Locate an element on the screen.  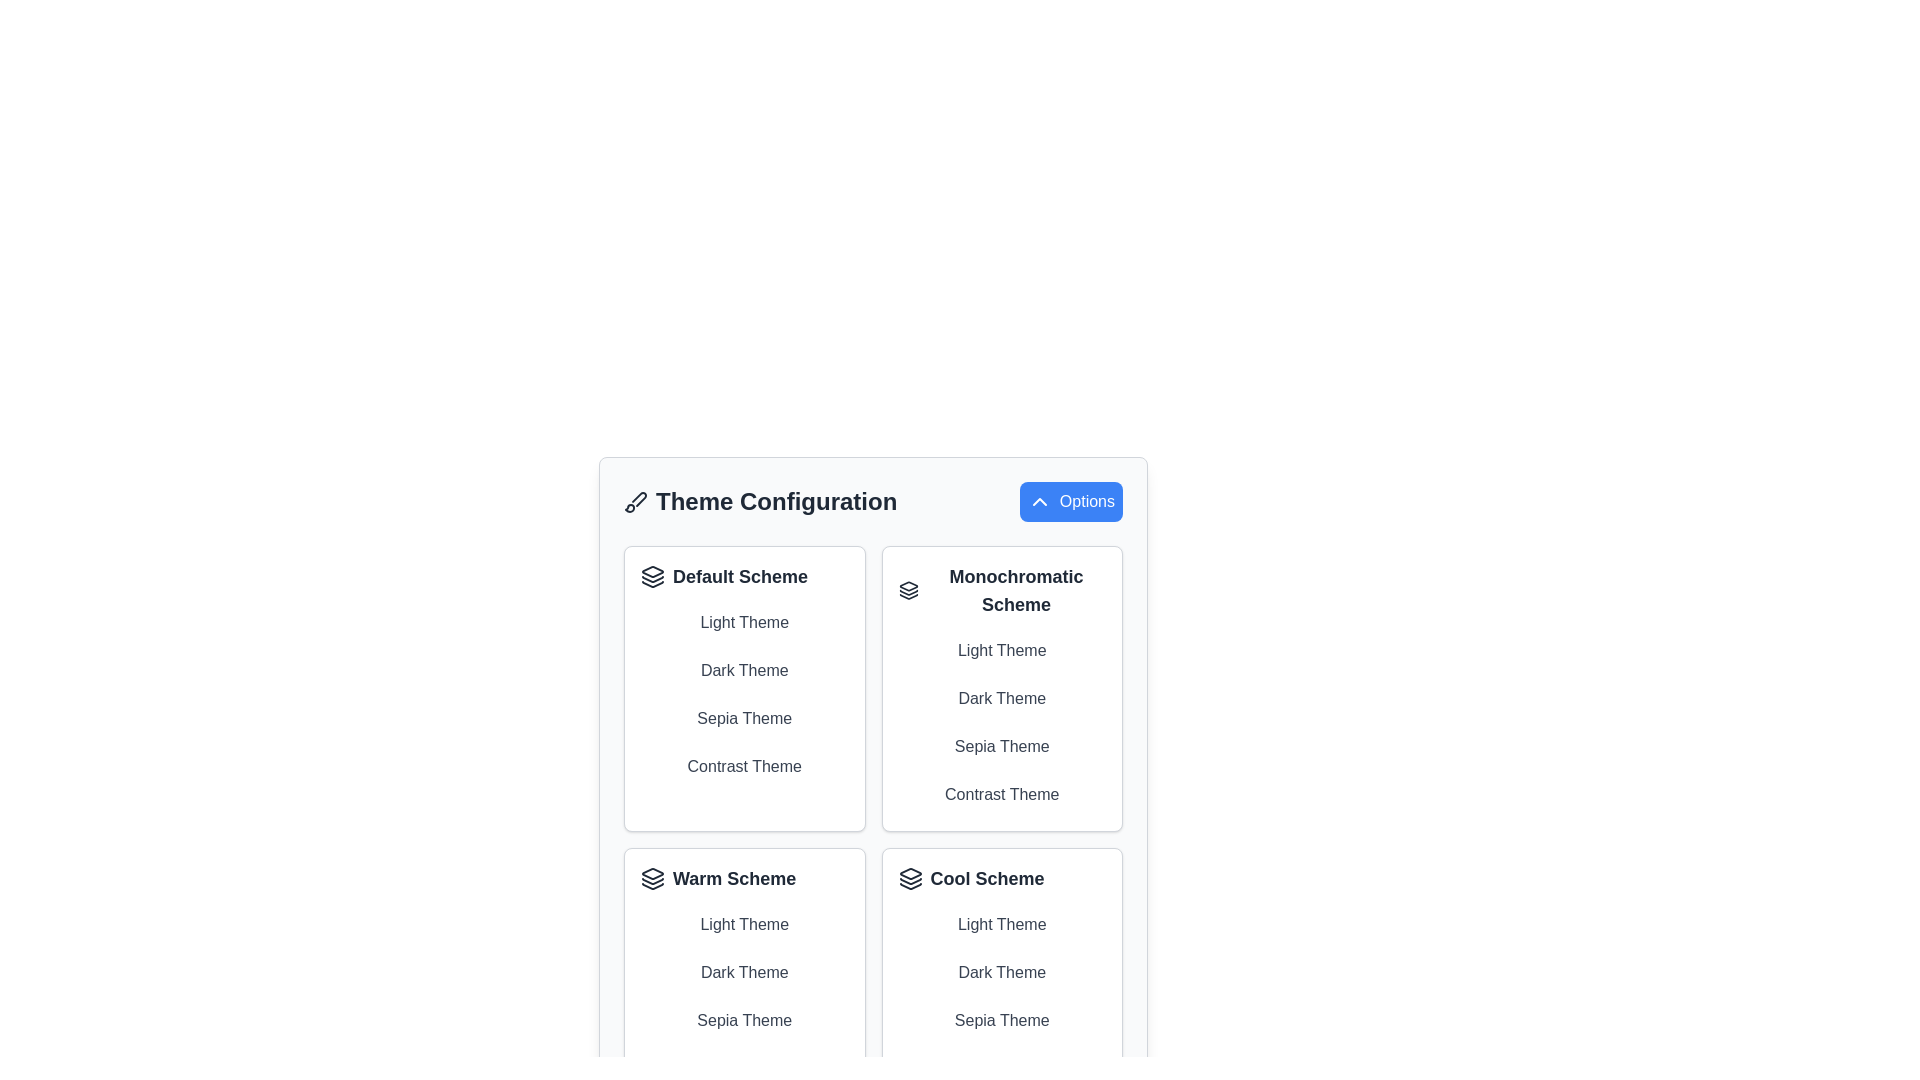
the 'Dark Theme' text button is located at coordinates (1002, 688).